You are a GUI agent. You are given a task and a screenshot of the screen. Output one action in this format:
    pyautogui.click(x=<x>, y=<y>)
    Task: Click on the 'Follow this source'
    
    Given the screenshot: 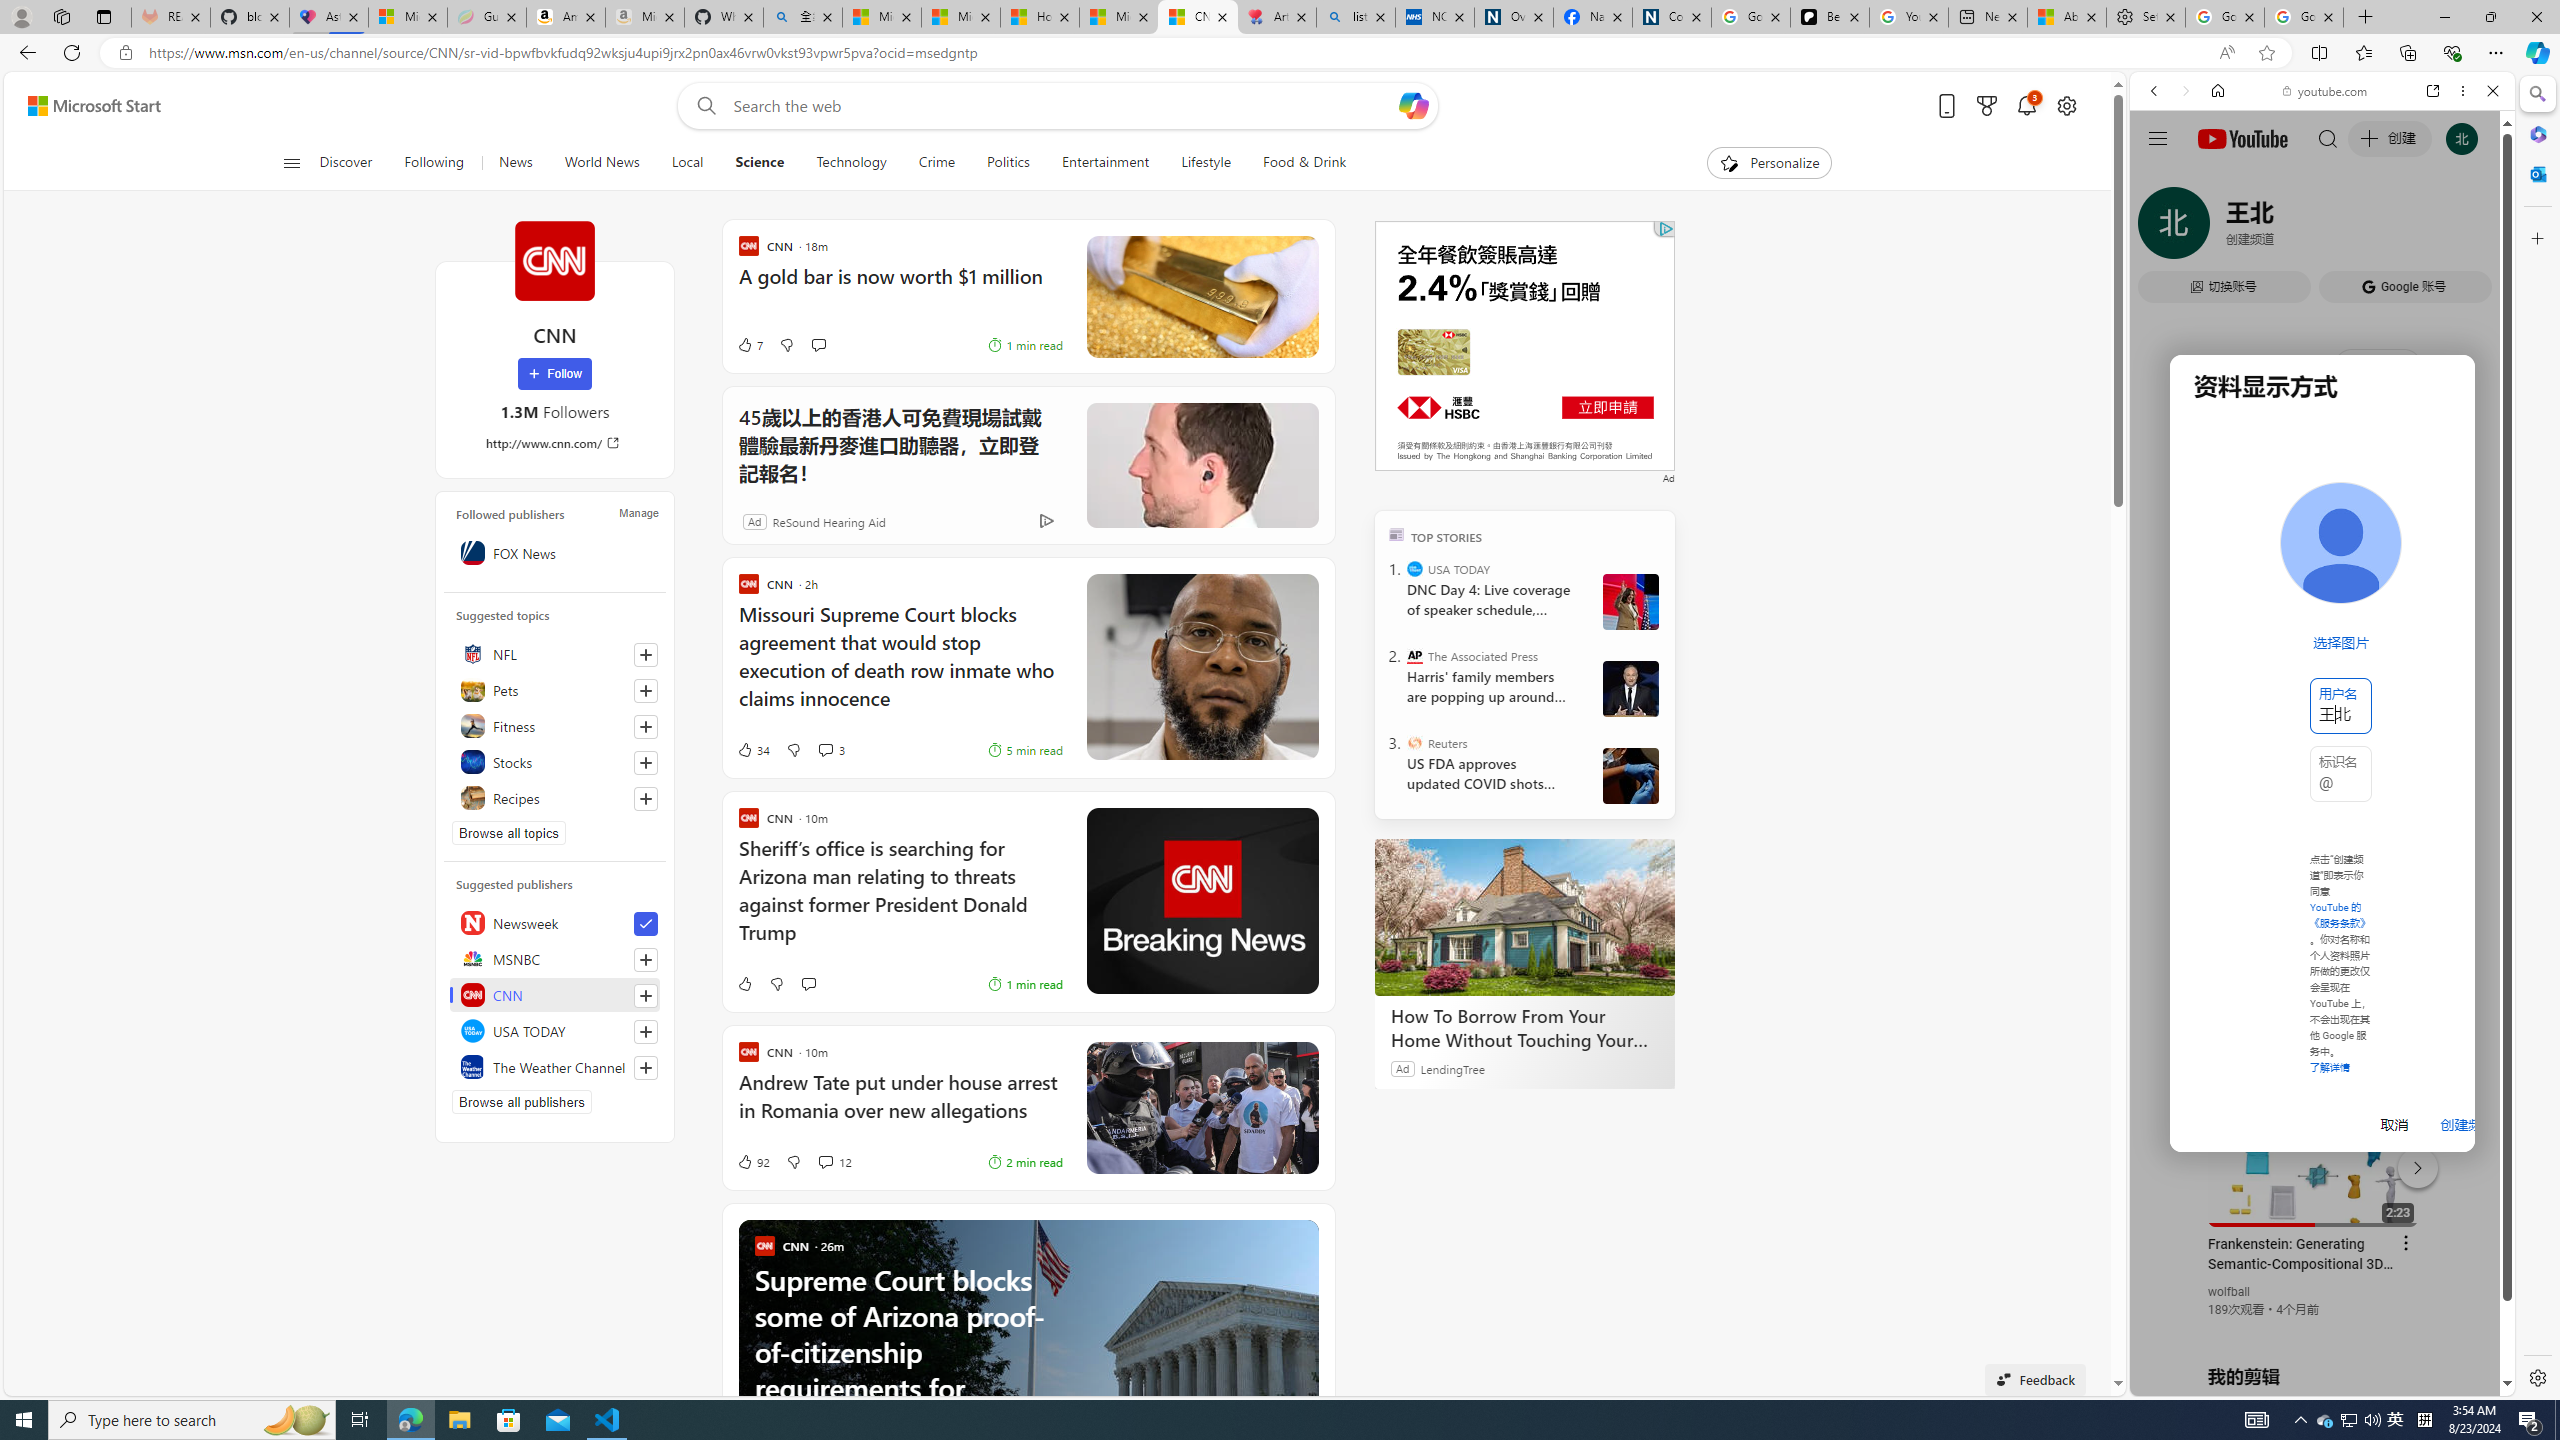 What is the action you would take?
    pyautogui.click(x=645, y=1068)
    